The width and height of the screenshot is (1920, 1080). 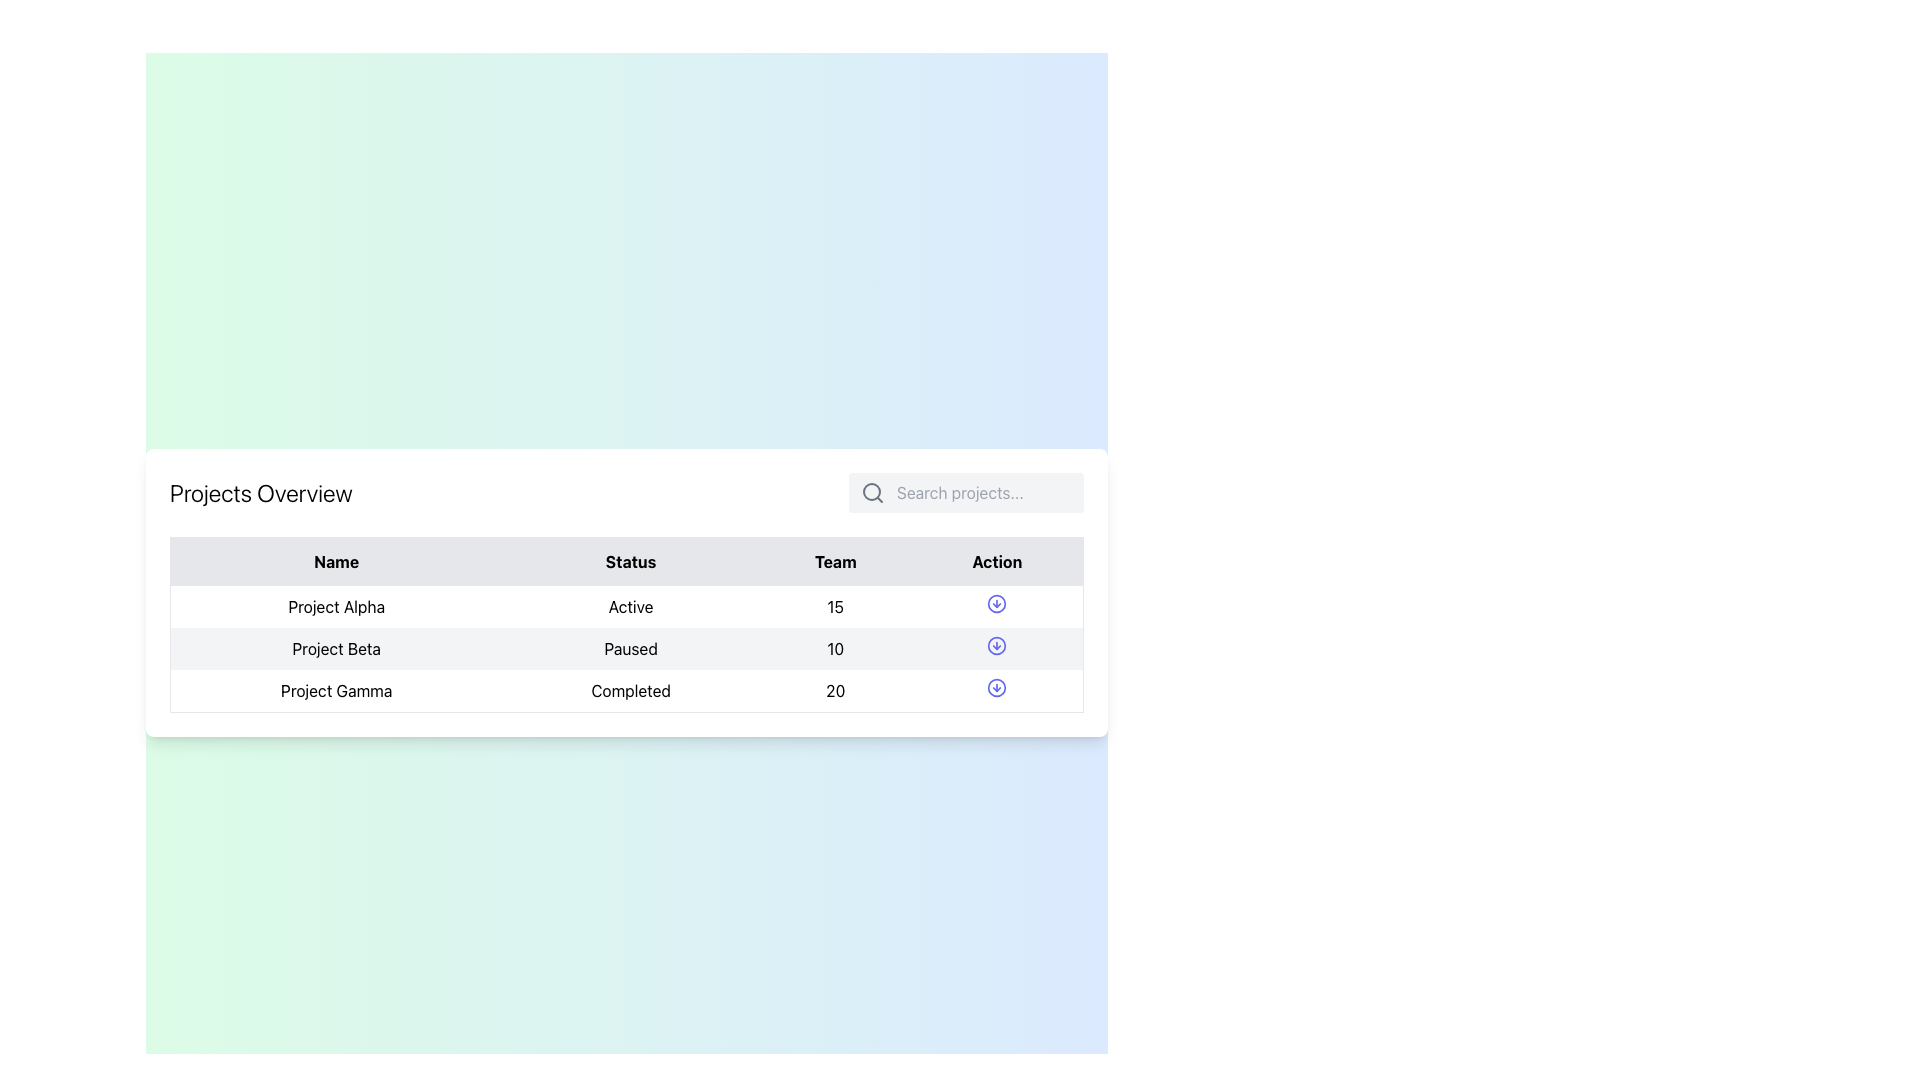 I want to click on the second row of the 'Projects Overview' table that provides information about 'Project Beta', so click(x=626, y=648).